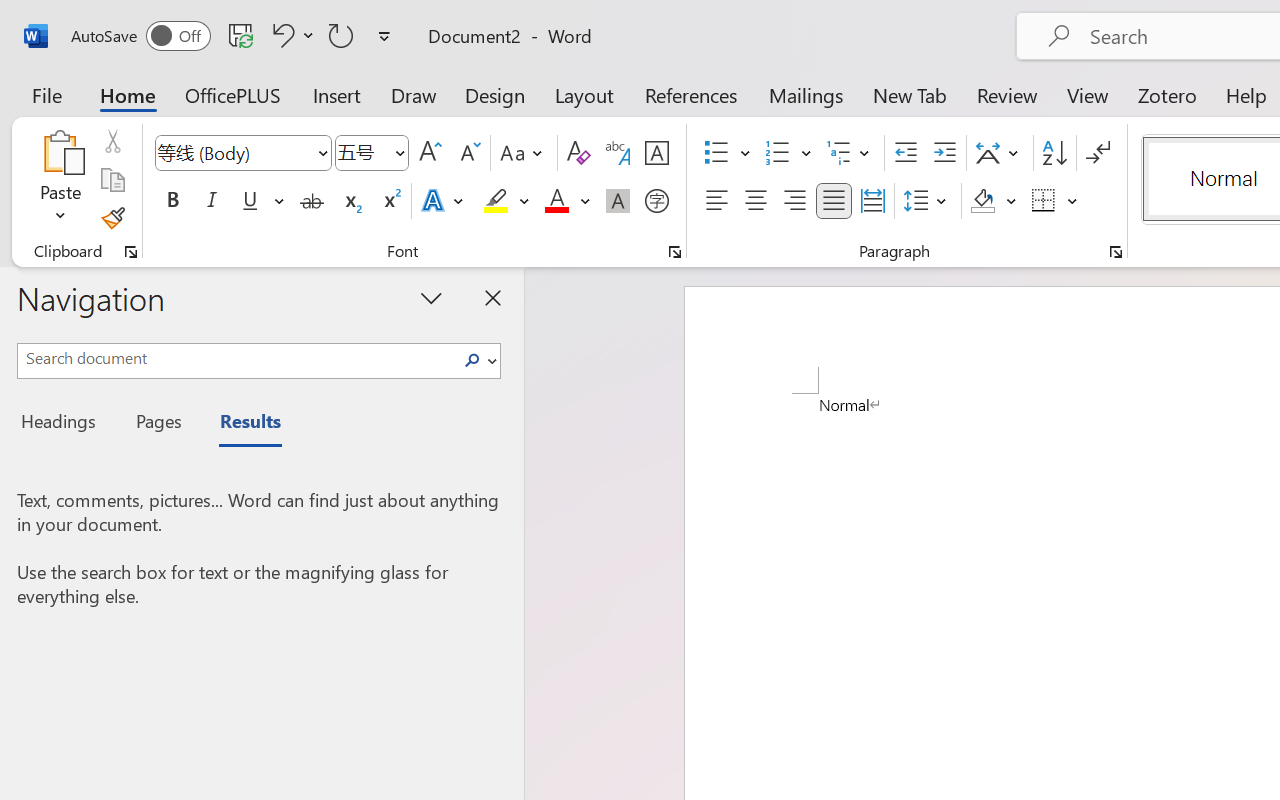  I want to click on 'Italic', so click(212, 201).